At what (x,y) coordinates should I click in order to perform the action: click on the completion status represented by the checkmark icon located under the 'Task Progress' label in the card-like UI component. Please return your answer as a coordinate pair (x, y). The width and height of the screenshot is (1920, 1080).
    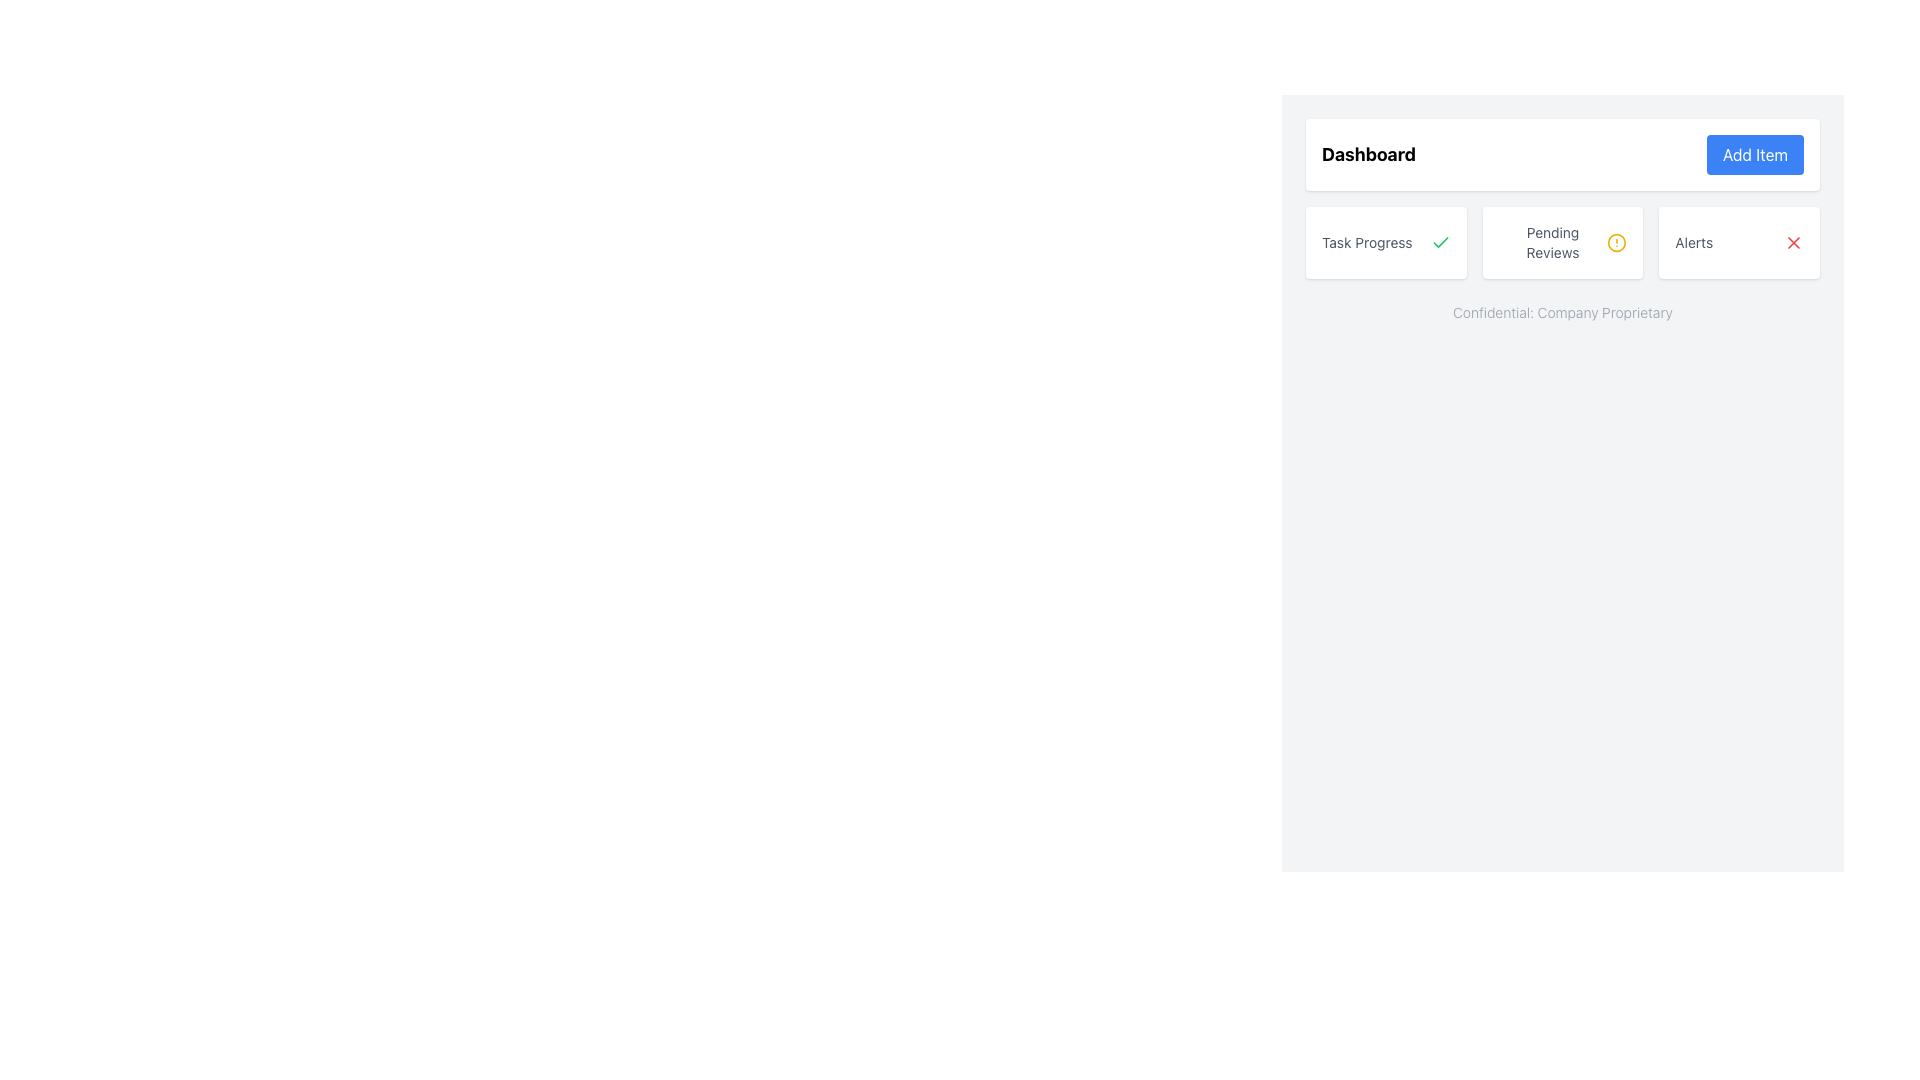
    Looking at the image, I should click on (1440, 241).